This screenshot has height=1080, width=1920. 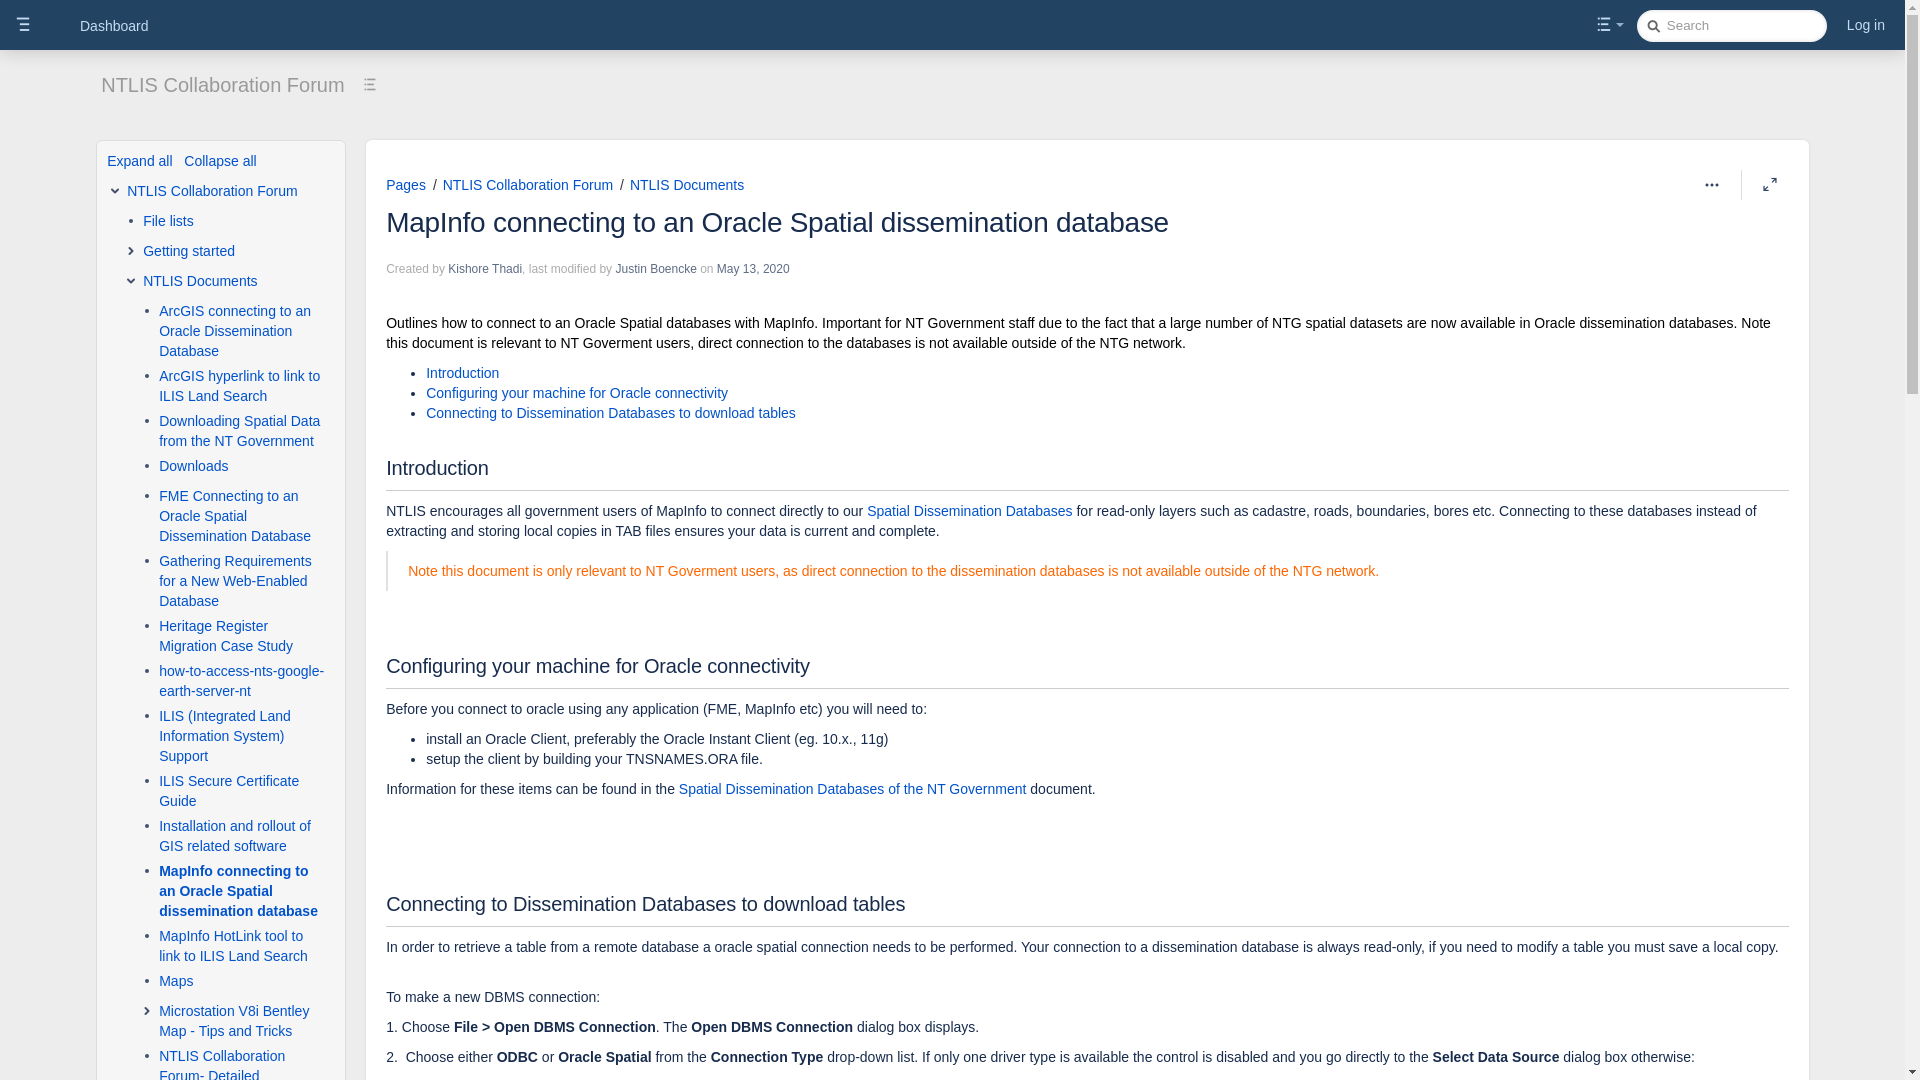 I want to click on 'File lists', so click(x=168, y=220).